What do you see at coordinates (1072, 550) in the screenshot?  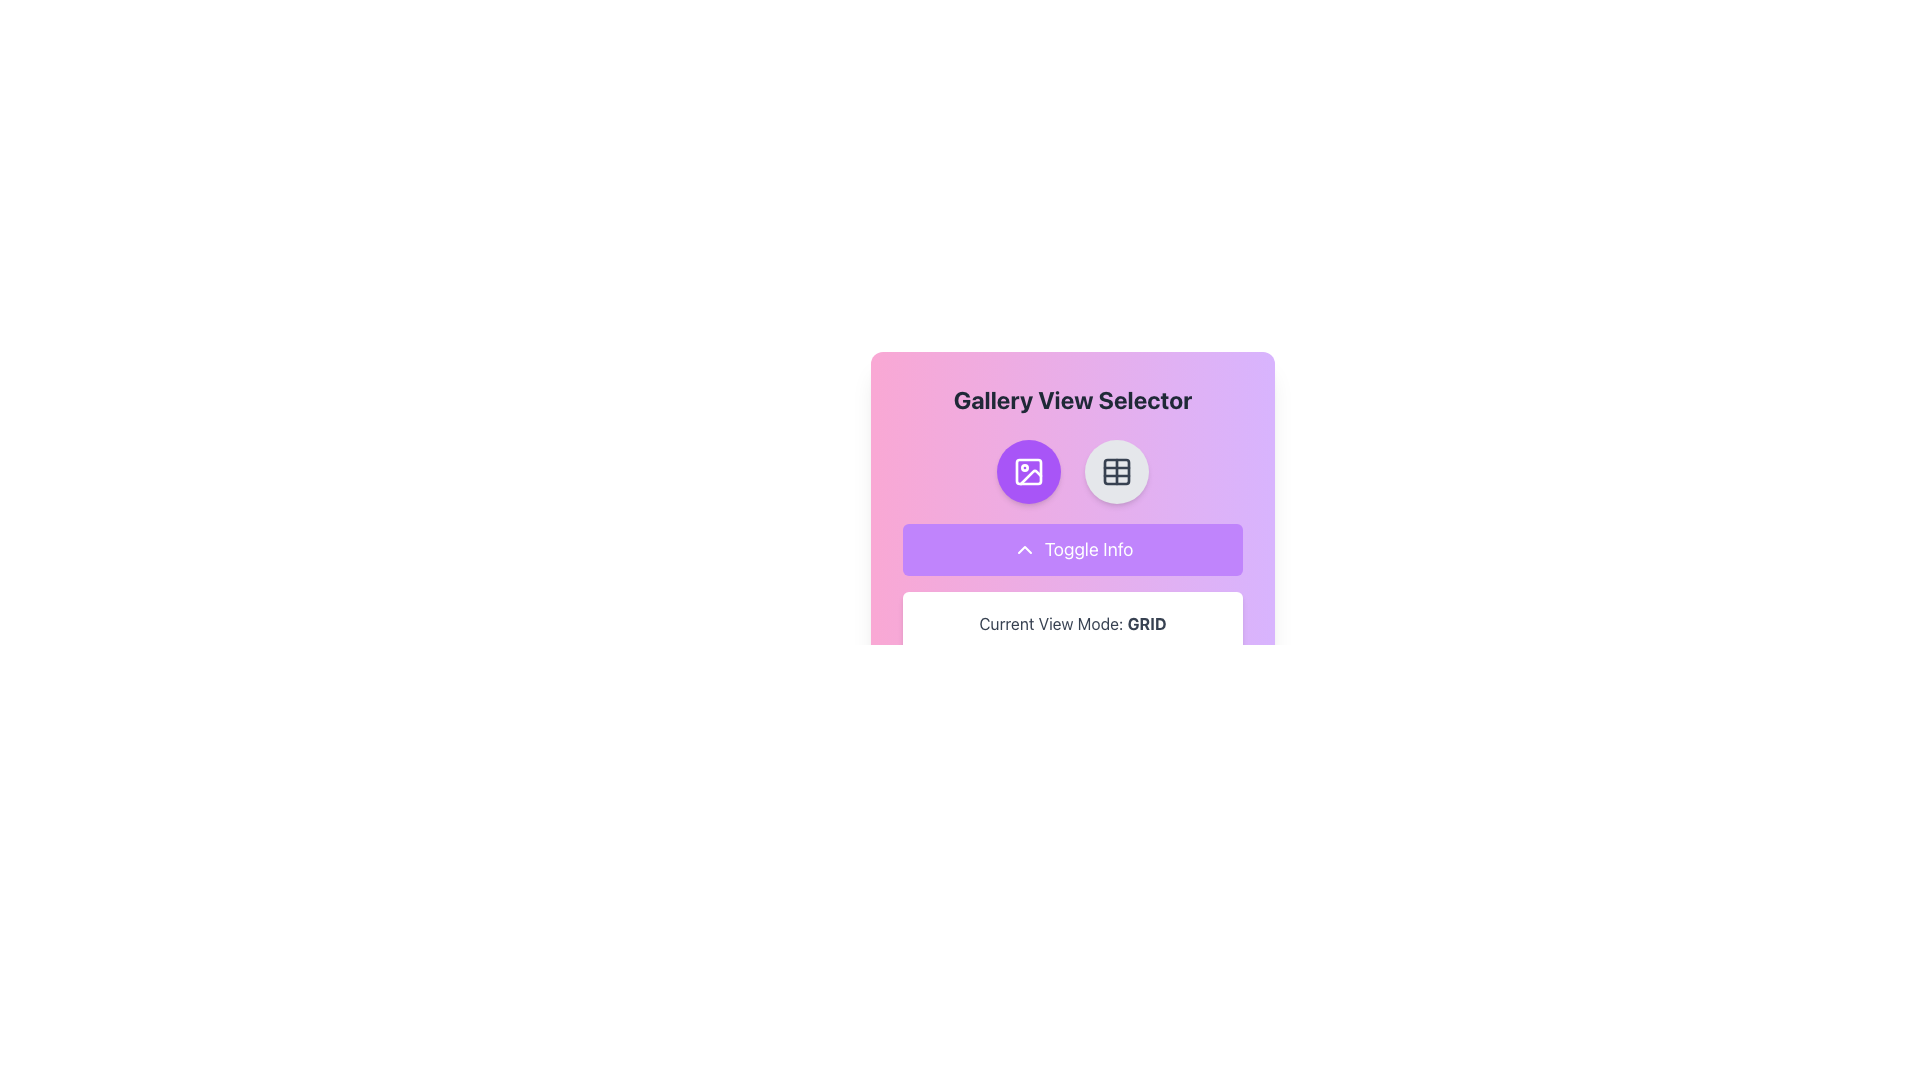 I see `the toggle button located below the circular image and table view mode selector buttons` at bounding box center [1072, 550].